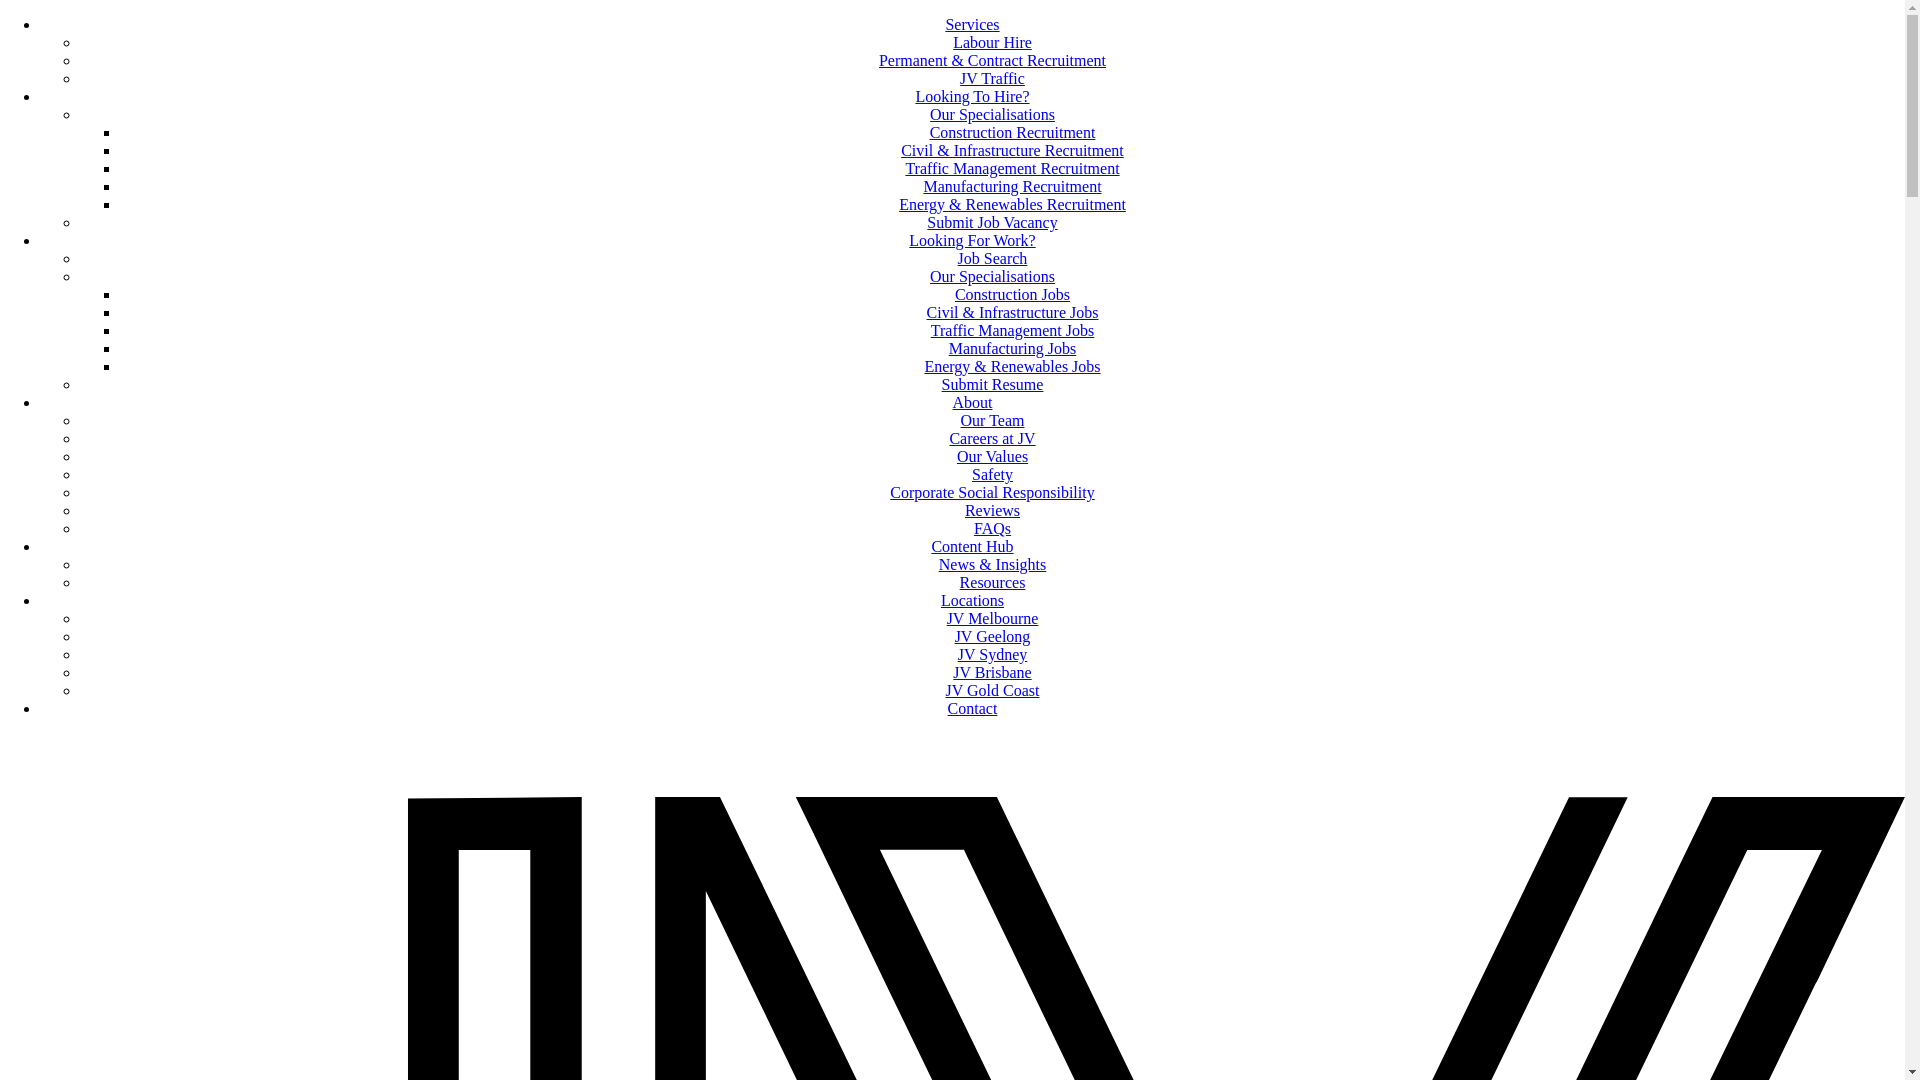 The image size is (1920, 1080). Describe the element at coordinates (993, 419) in the screenshot. I see `'Our Team'` at that location.